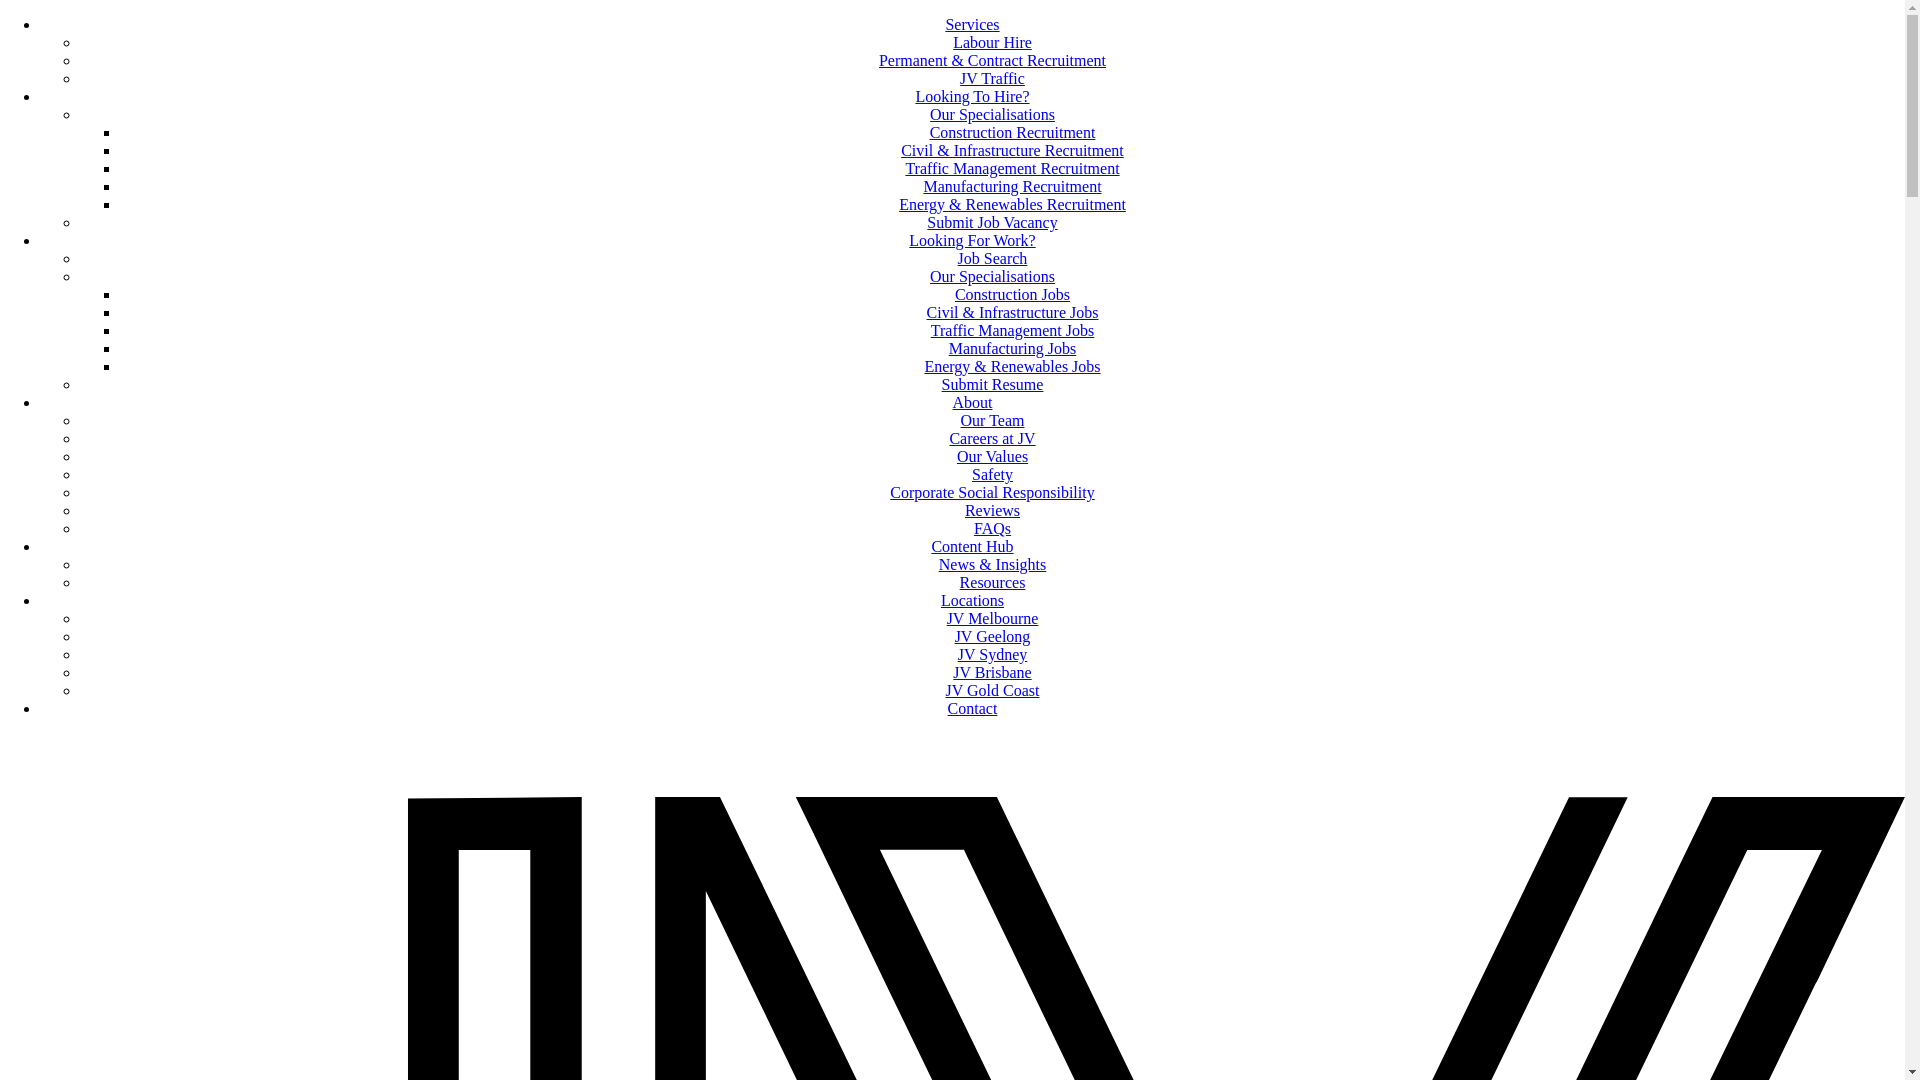 The image size is (1920, 1080). Describe the element at coordinates (993, 419) in the screenshot. I see `'Our Team'` at that location.